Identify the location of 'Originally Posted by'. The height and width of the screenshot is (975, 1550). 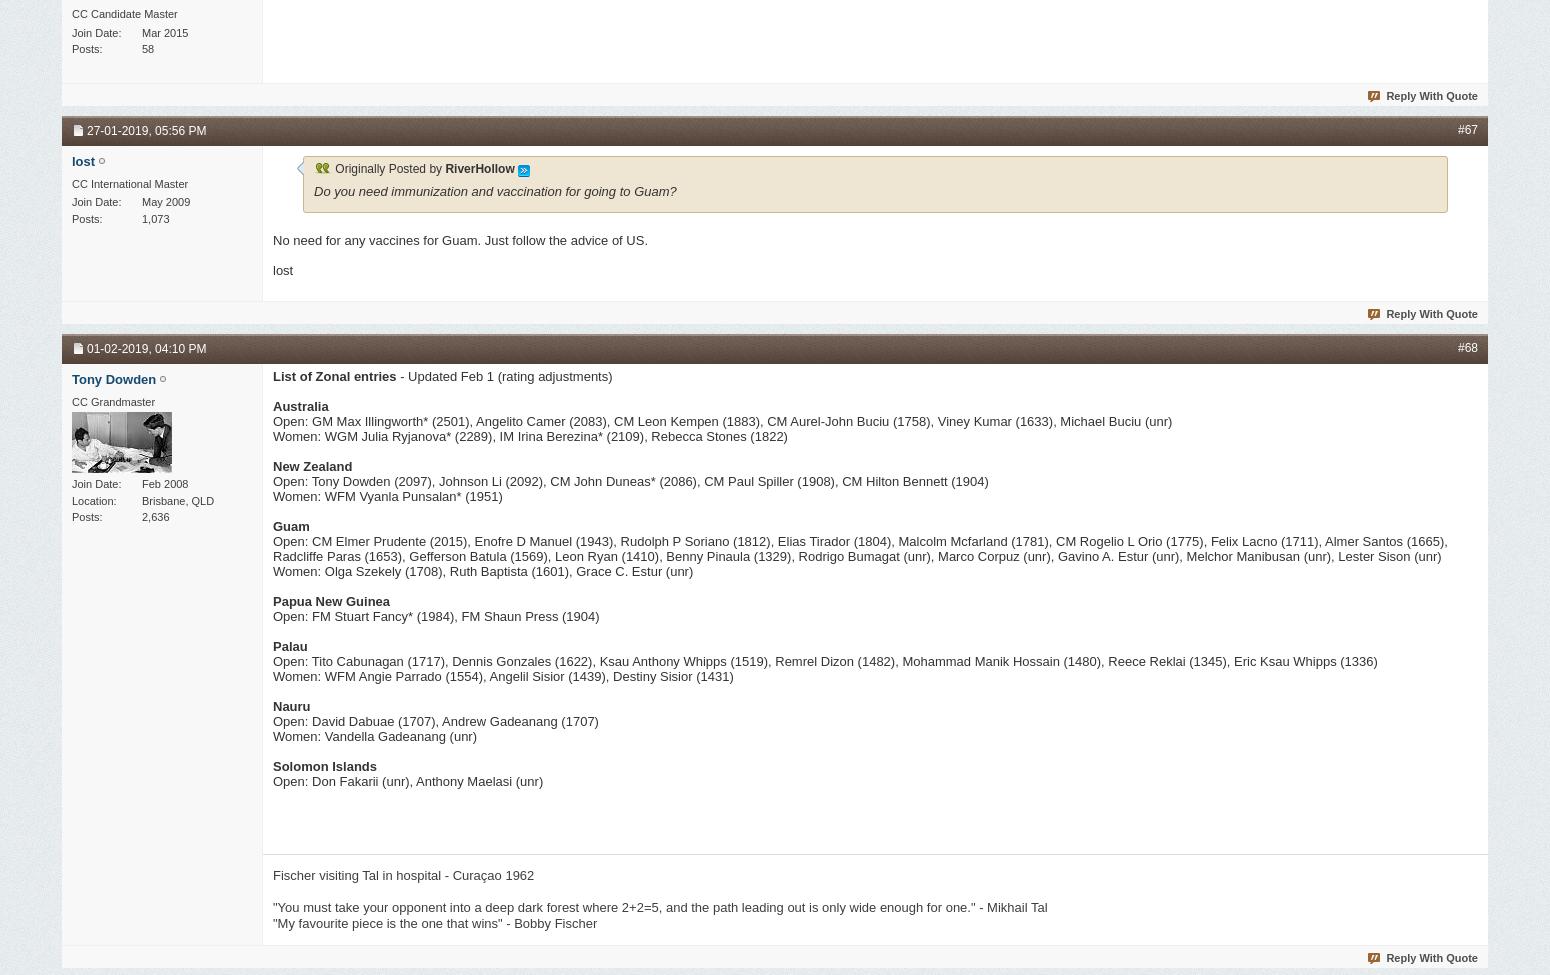
(388, 166).